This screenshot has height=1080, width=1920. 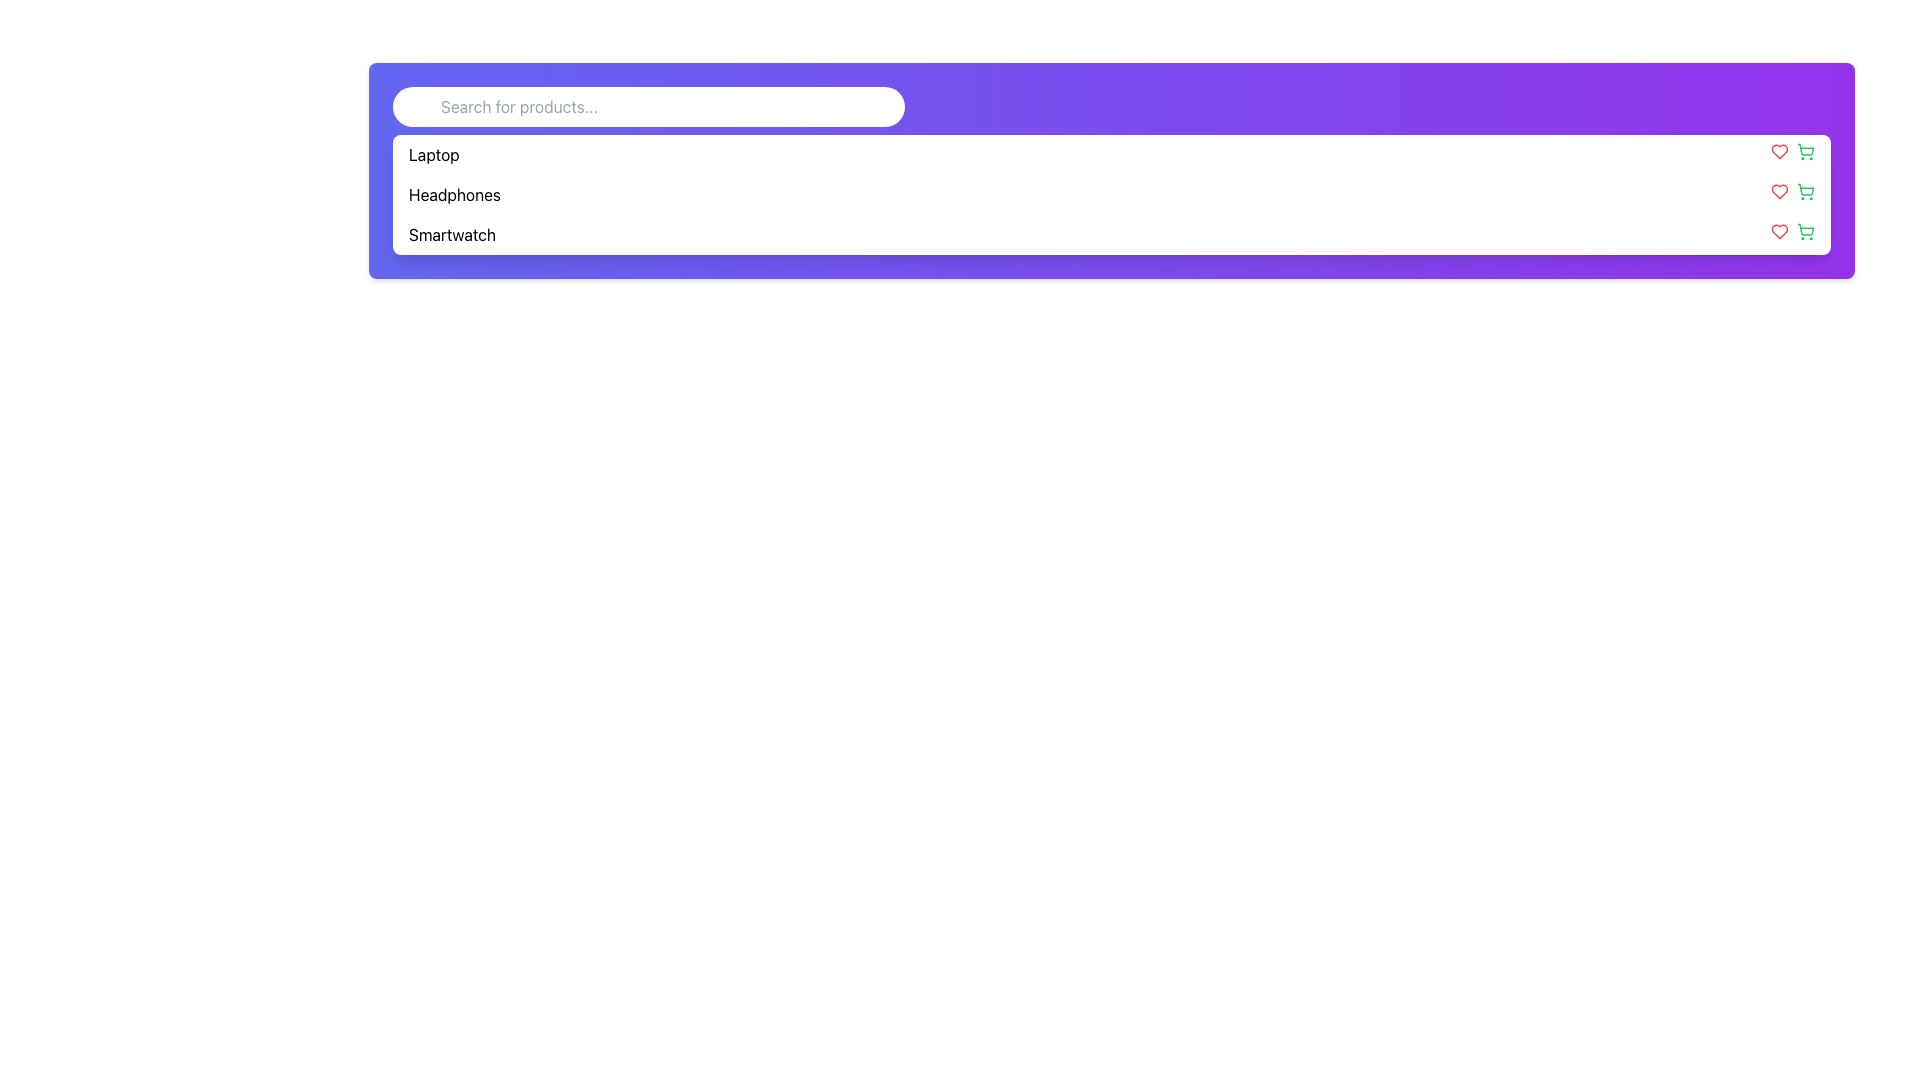 What do you see at coordinates (433, 153) in the screenshot?
I see `the 'Laptop' option in the dropdown list beneath the search bar` at bounding box center [433, 153].